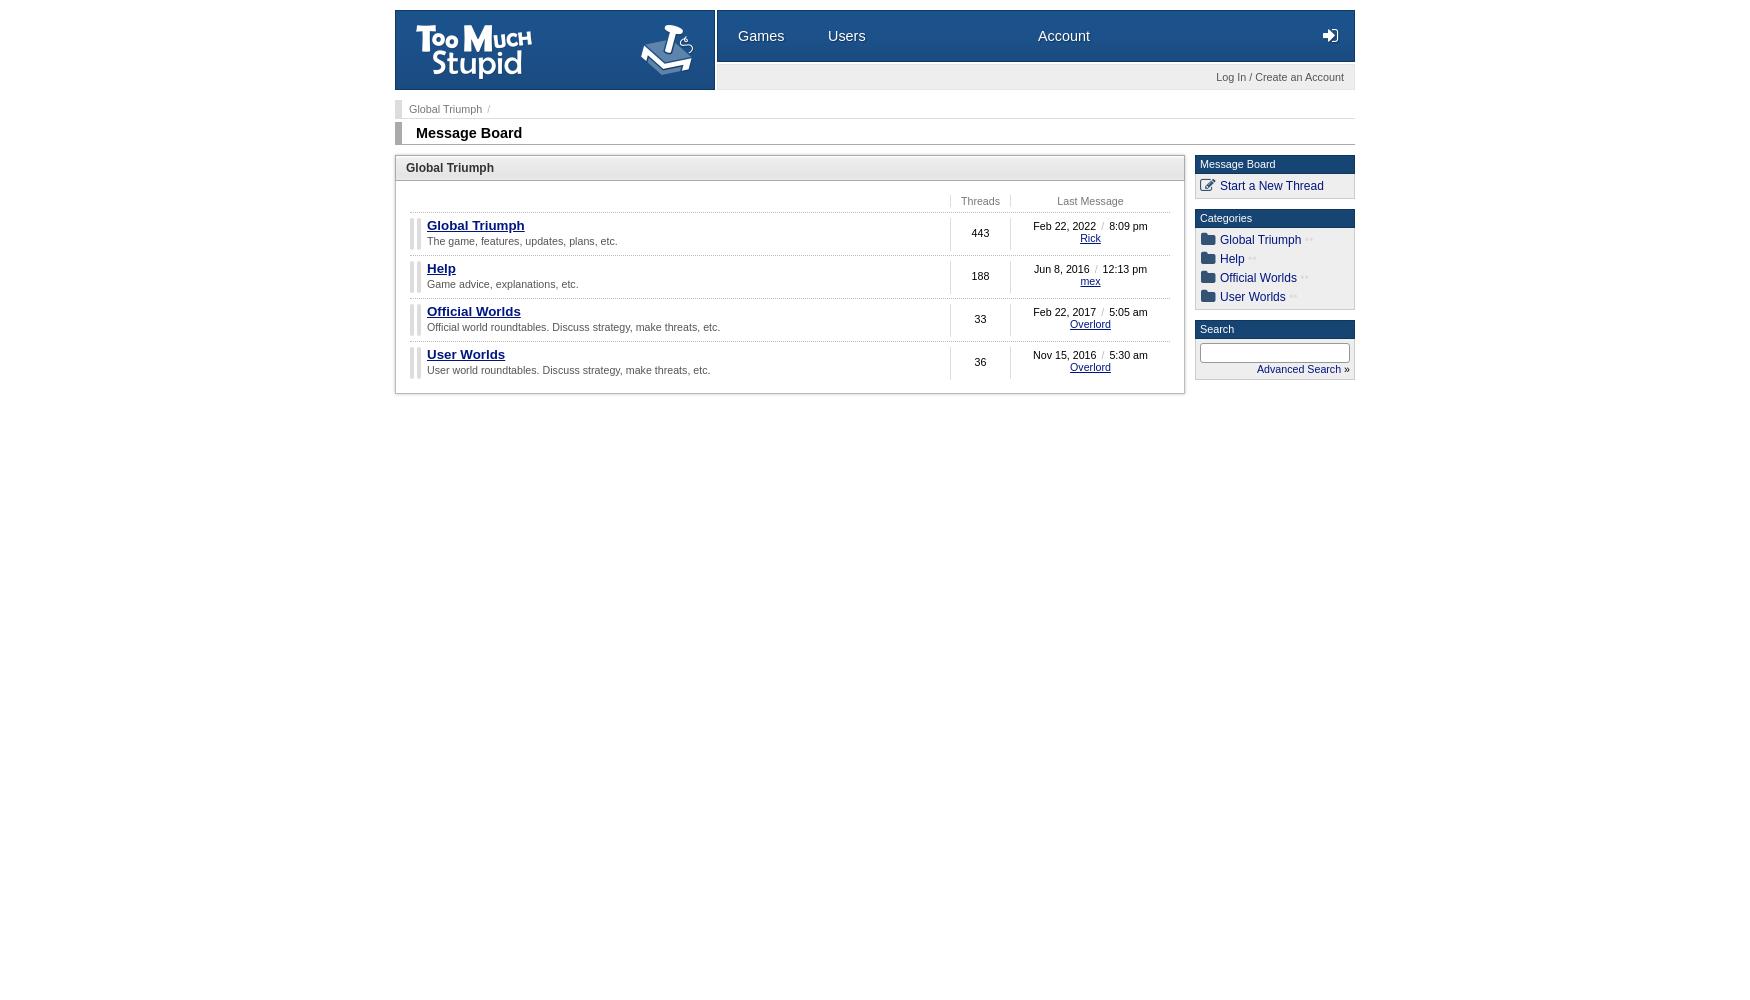 The image size is (1750, 1000). I want to click on 'Feb 22, 2022', so click(1032, 225).